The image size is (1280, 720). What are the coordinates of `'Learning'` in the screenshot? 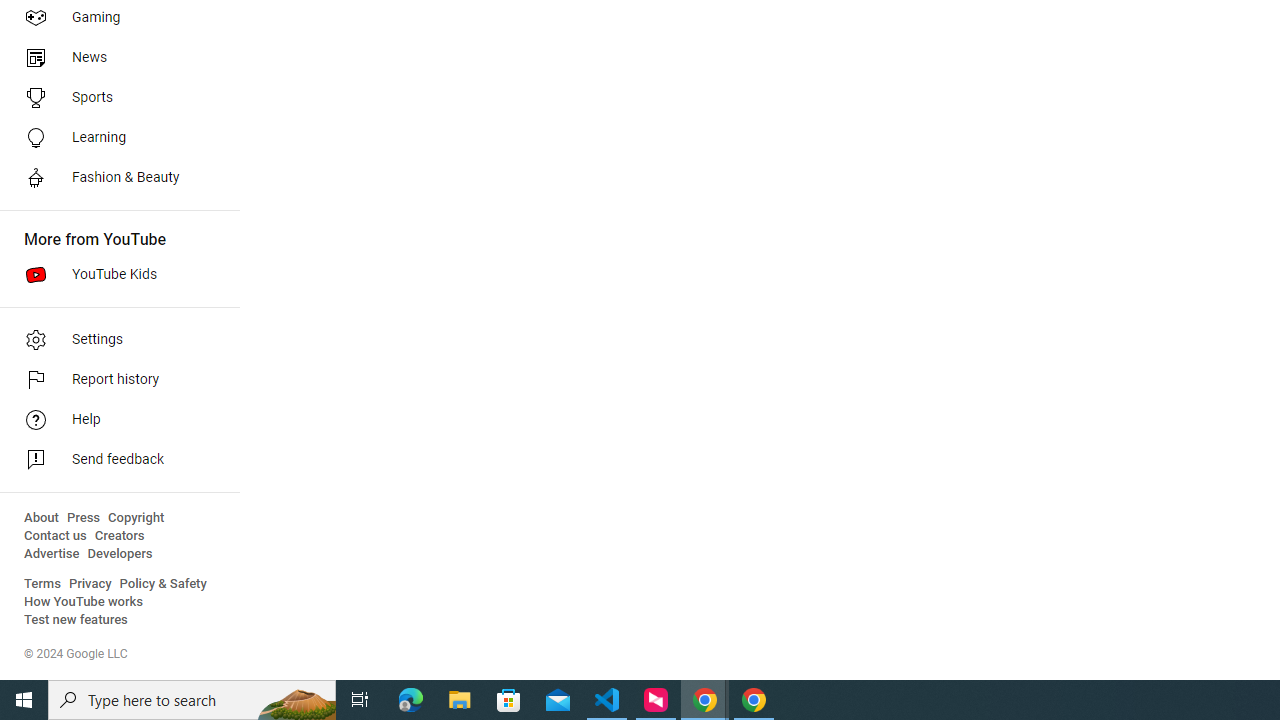 It's located at (112, 136).